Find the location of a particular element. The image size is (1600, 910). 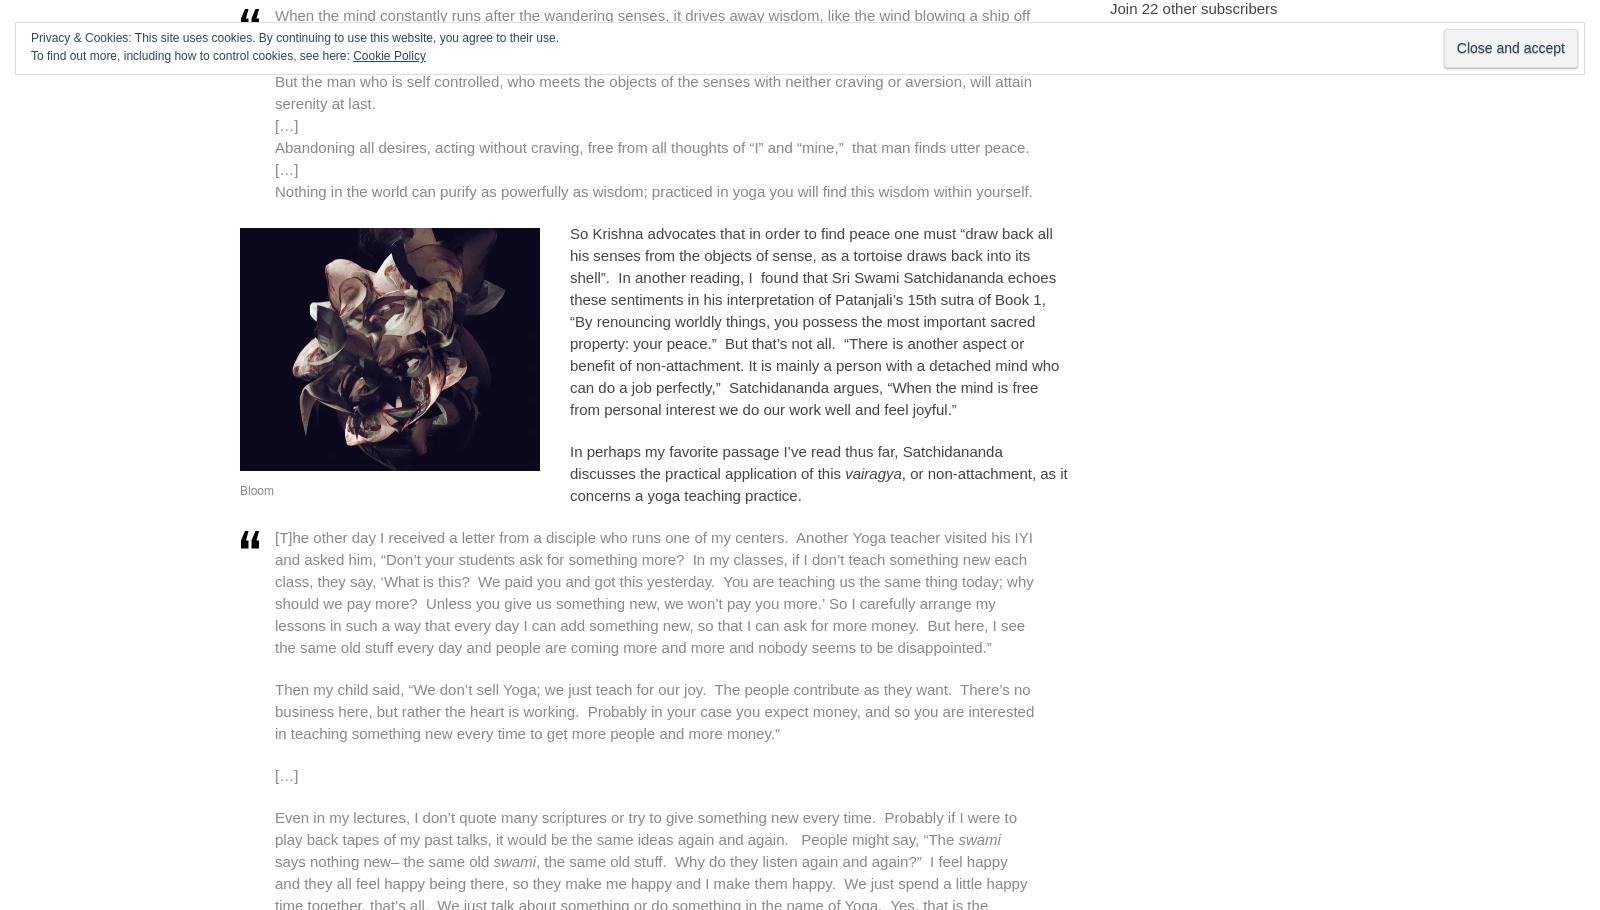

'Nothing in the world can purify as powerfully as wisdom; practiced in yoga you will find this wisdom within yourself.' is located at coordinates (653, 191).